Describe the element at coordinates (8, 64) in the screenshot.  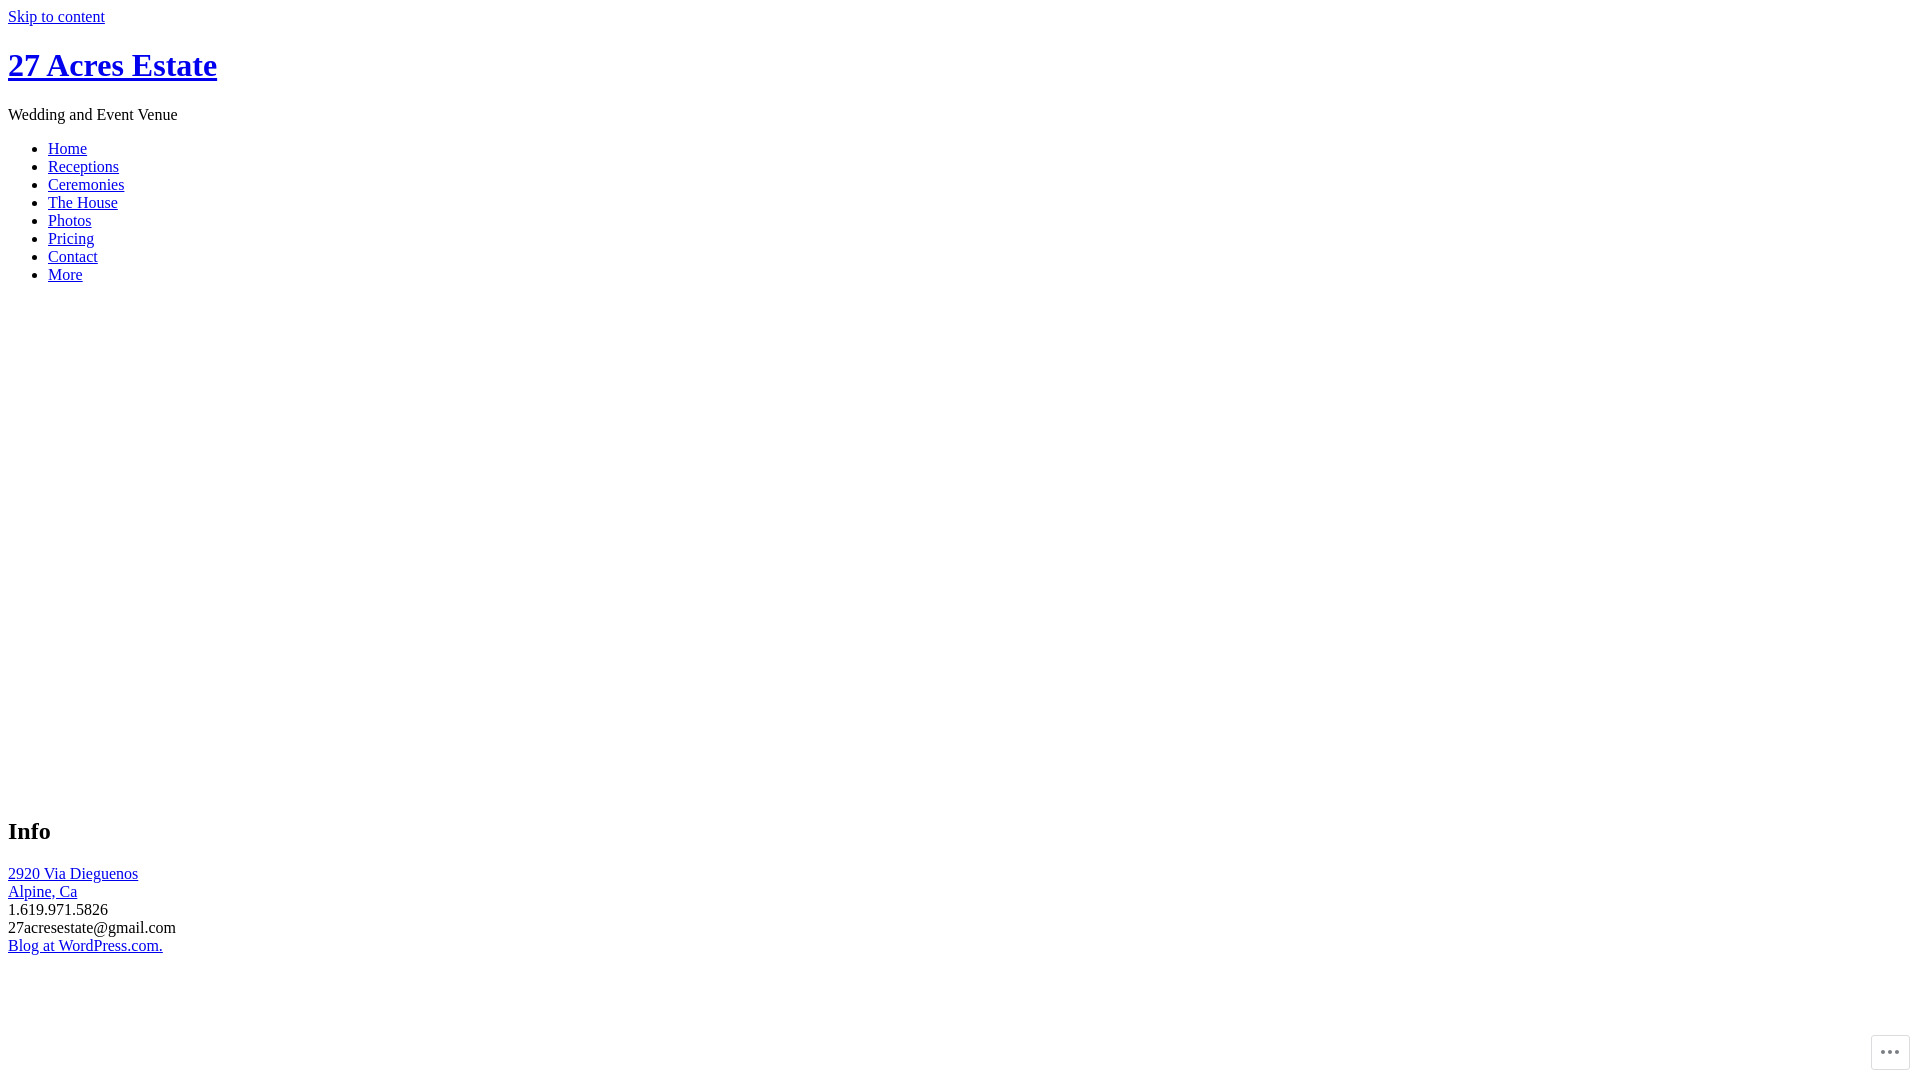
I see `'27 Acres Estate'` at that location.